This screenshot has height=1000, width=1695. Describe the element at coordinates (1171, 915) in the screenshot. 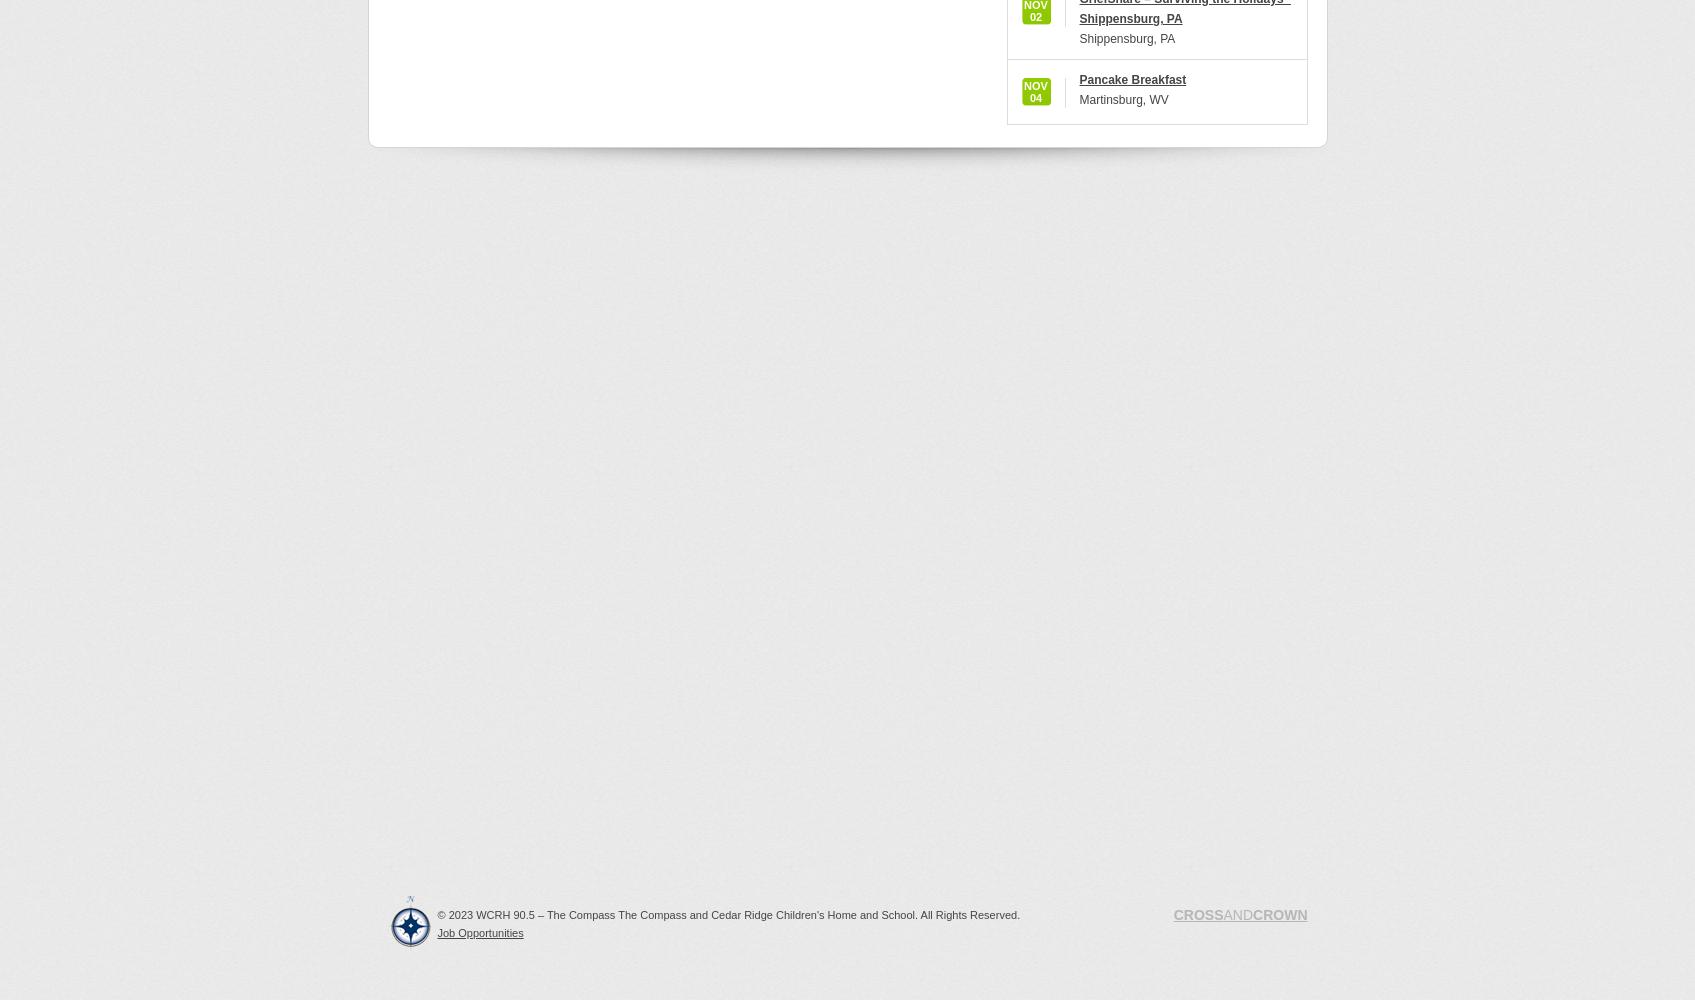

I see `'CROSS'` at that location.